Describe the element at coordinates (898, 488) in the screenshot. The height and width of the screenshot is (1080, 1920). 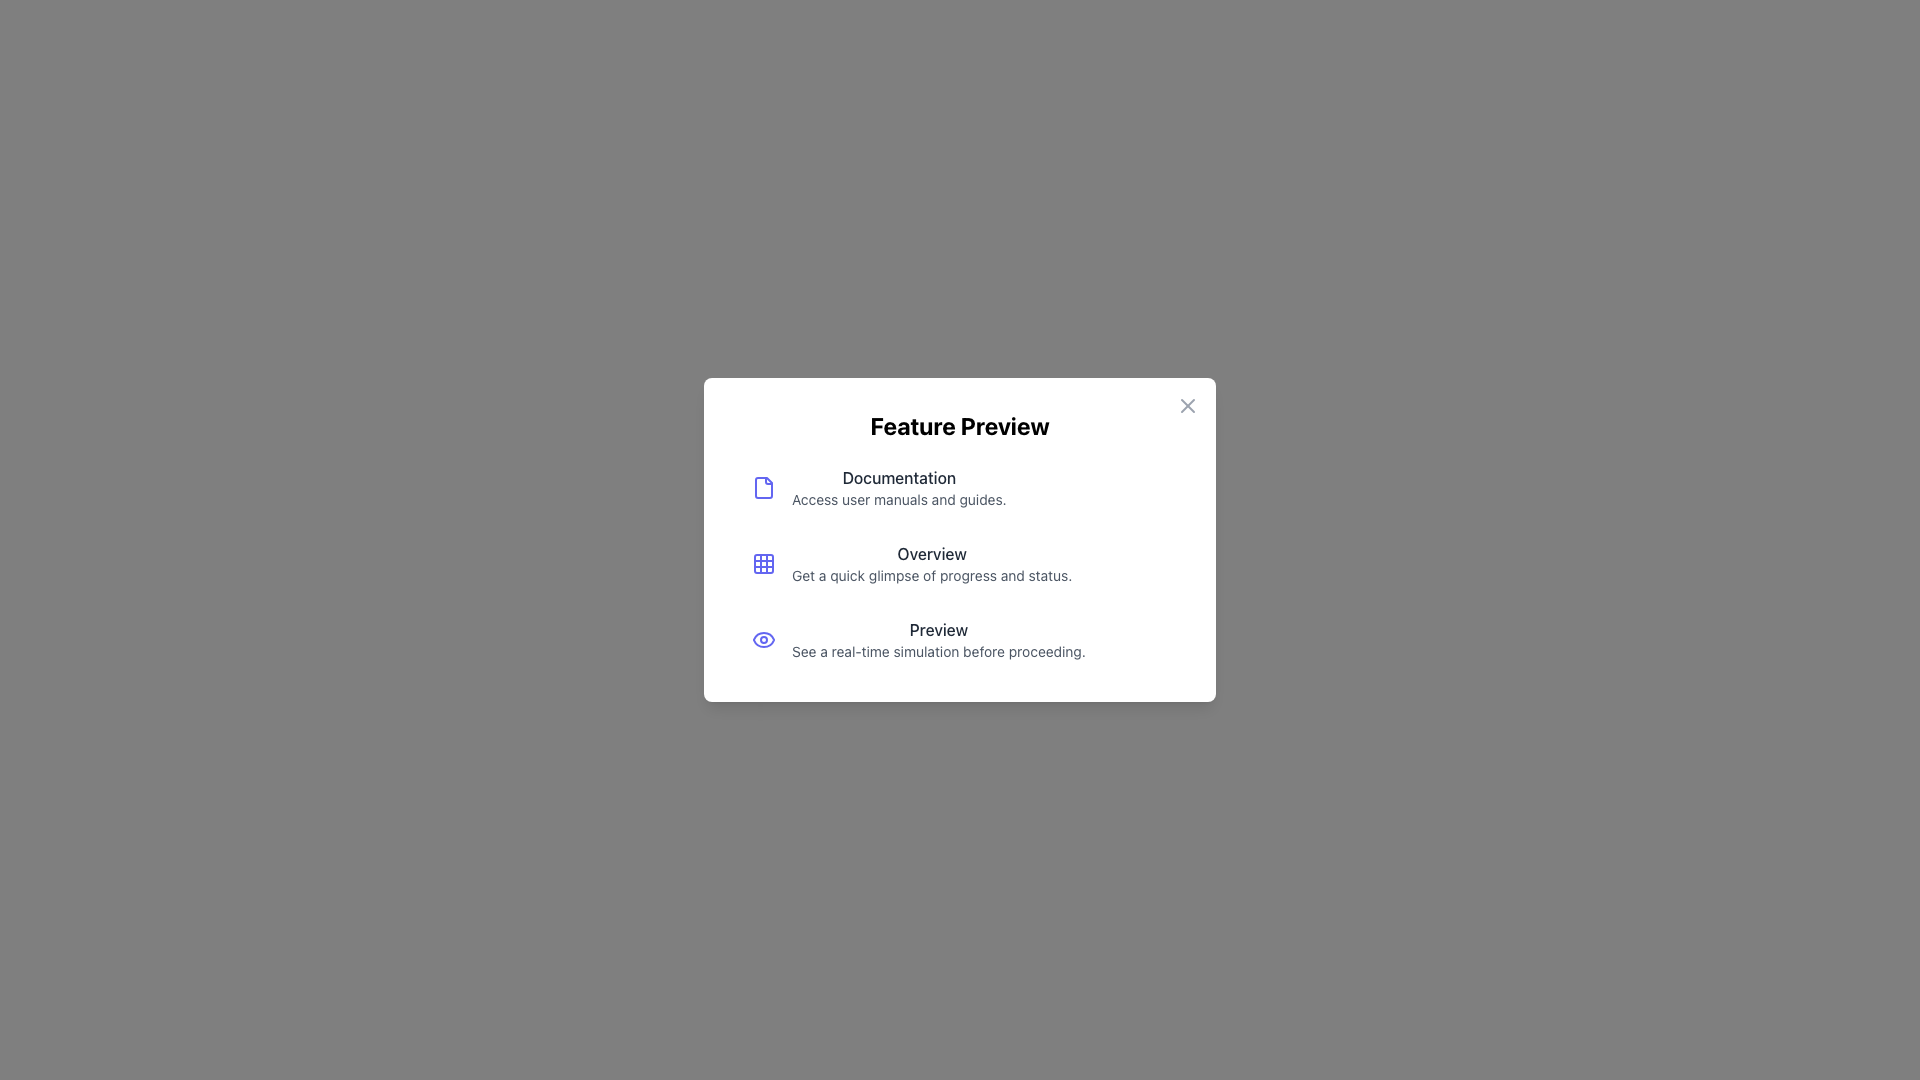
I see `the Text Block that serves as a description or title for the 'Feature Preview' modal, located at the top center, below the folder icon and above the options 'Overview' and 'Preview.'` at that location.